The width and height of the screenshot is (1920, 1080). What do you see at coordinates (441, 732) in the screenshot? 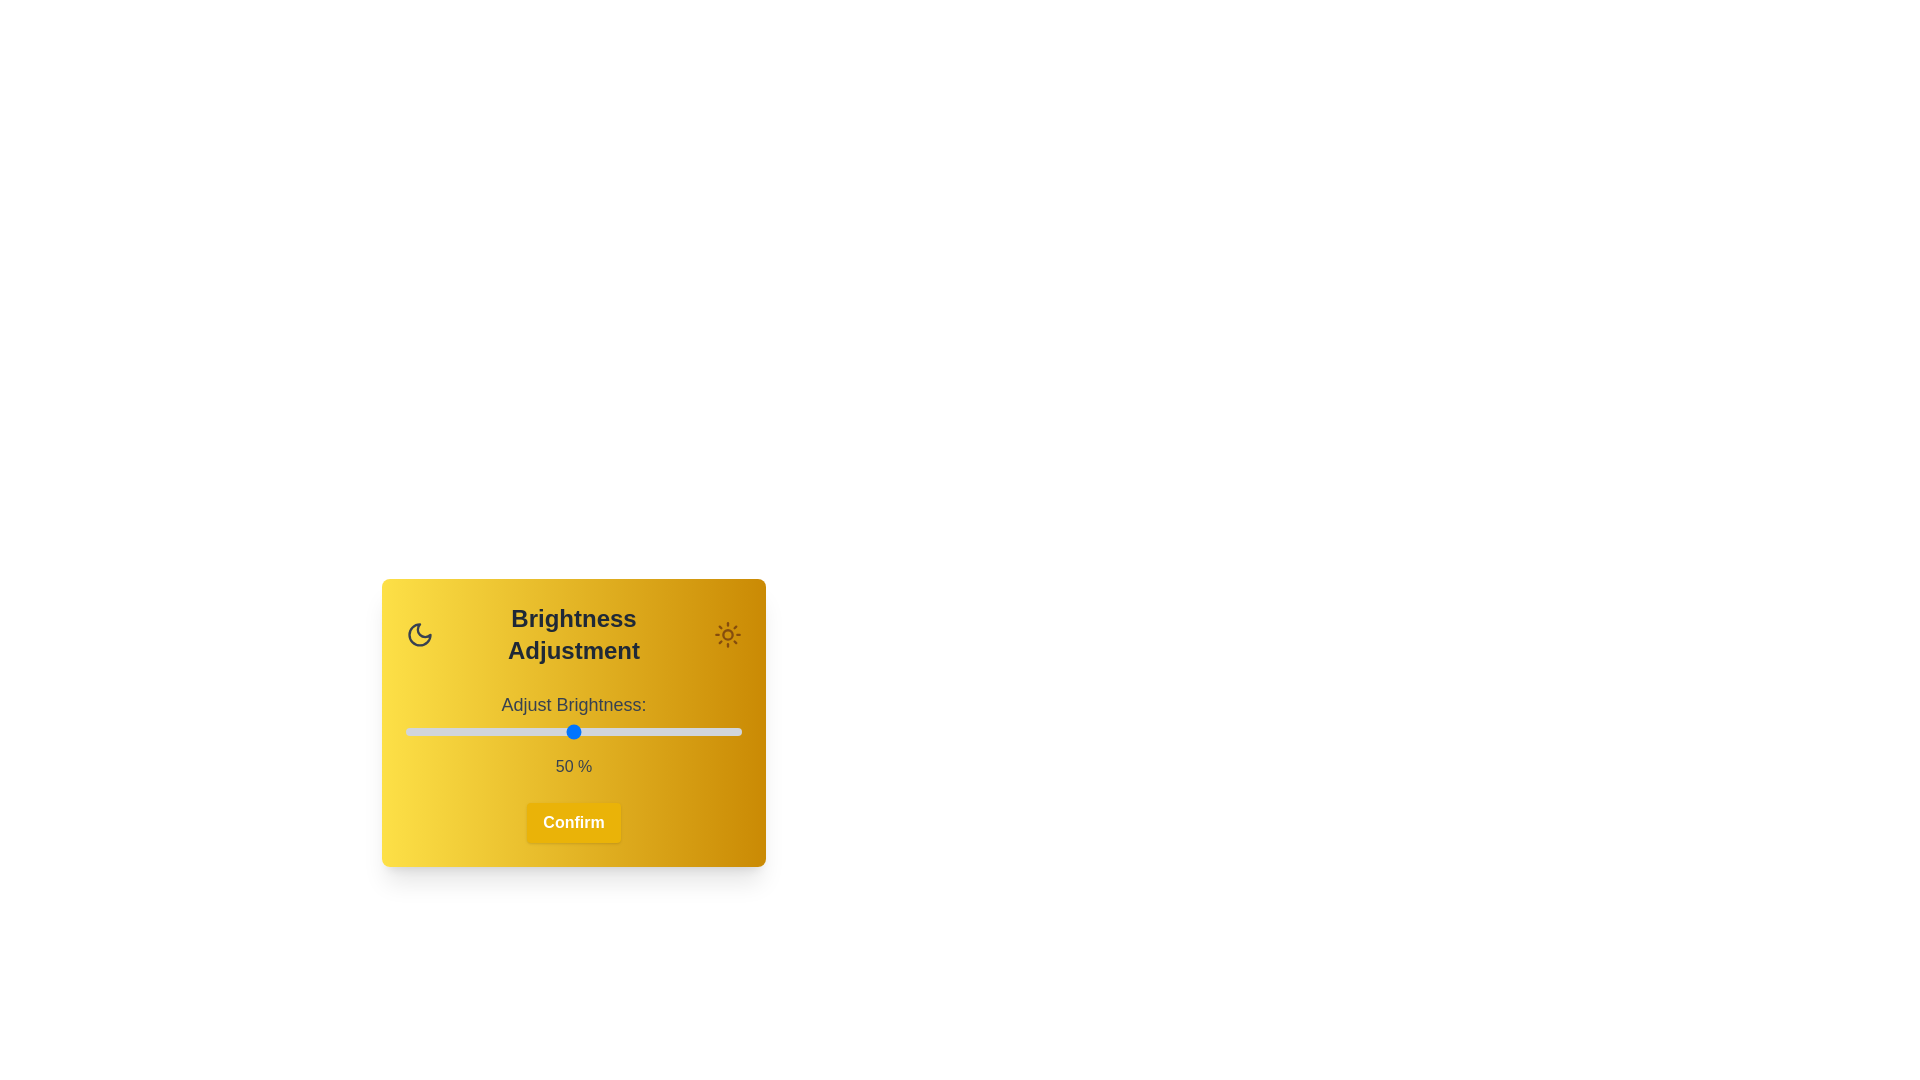
I see `the brightness slider to 11%` at bounding box center [441, 732].